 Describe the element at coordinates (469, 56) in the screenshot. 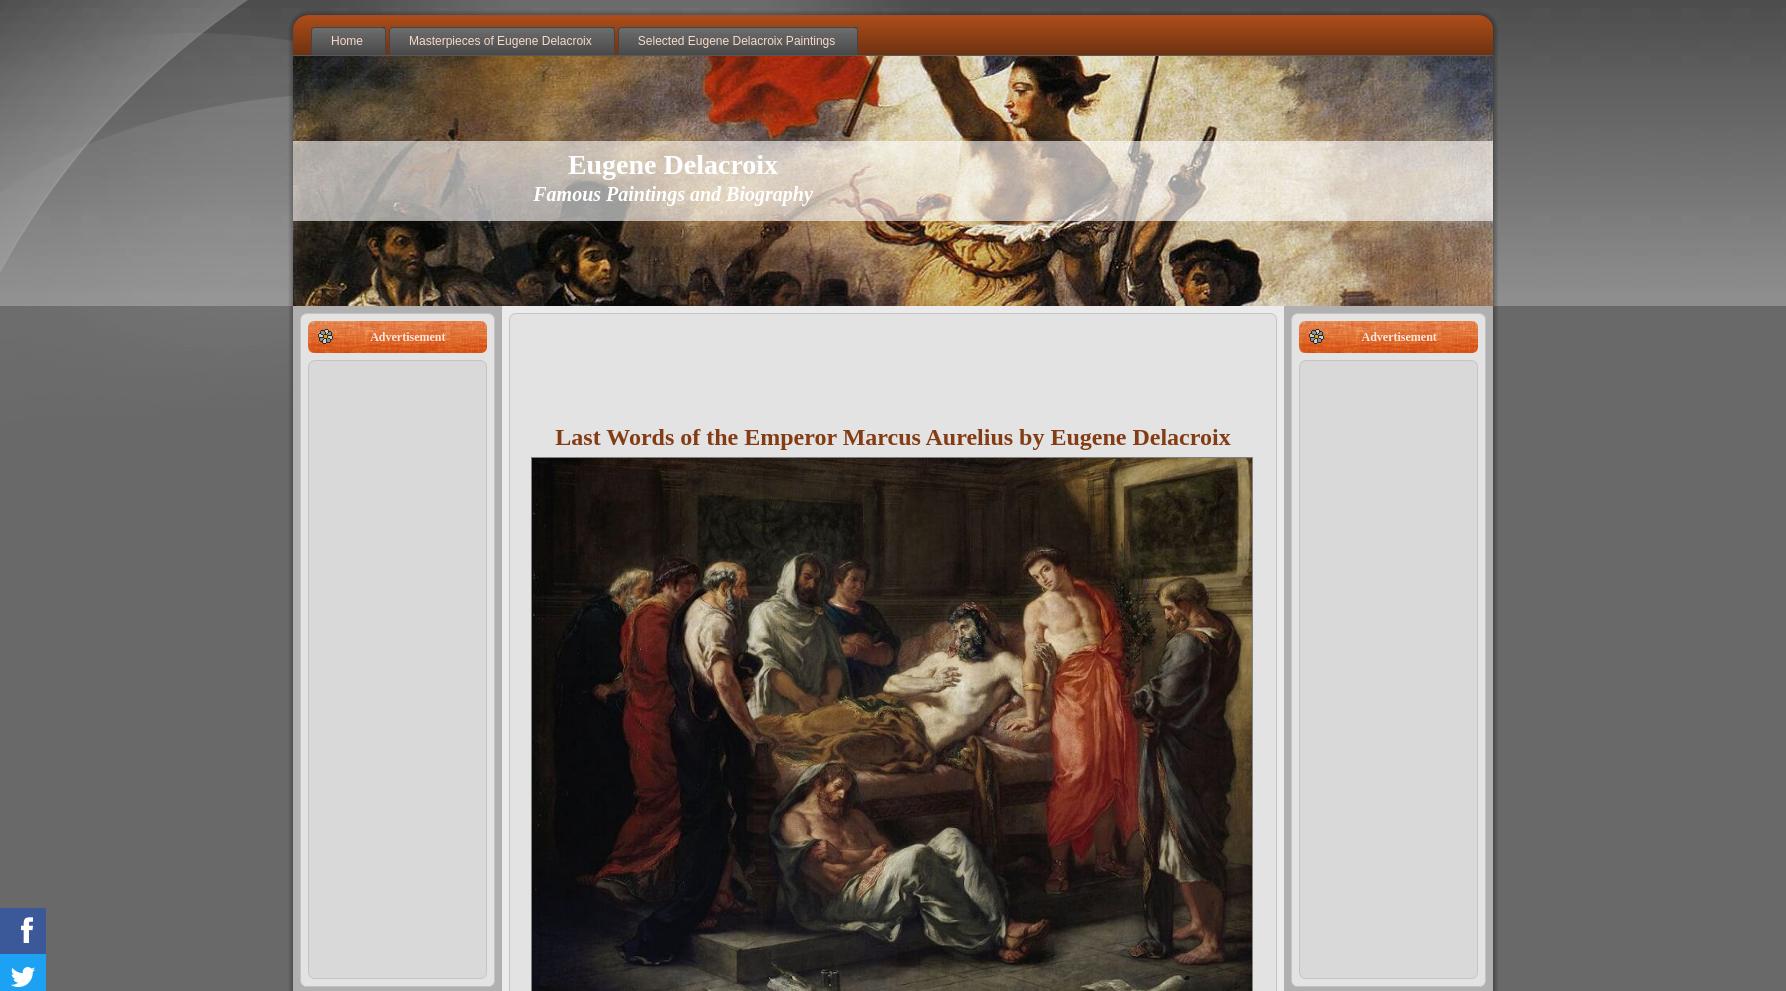

I see `'The Death of Sardanapalus'` at that location.